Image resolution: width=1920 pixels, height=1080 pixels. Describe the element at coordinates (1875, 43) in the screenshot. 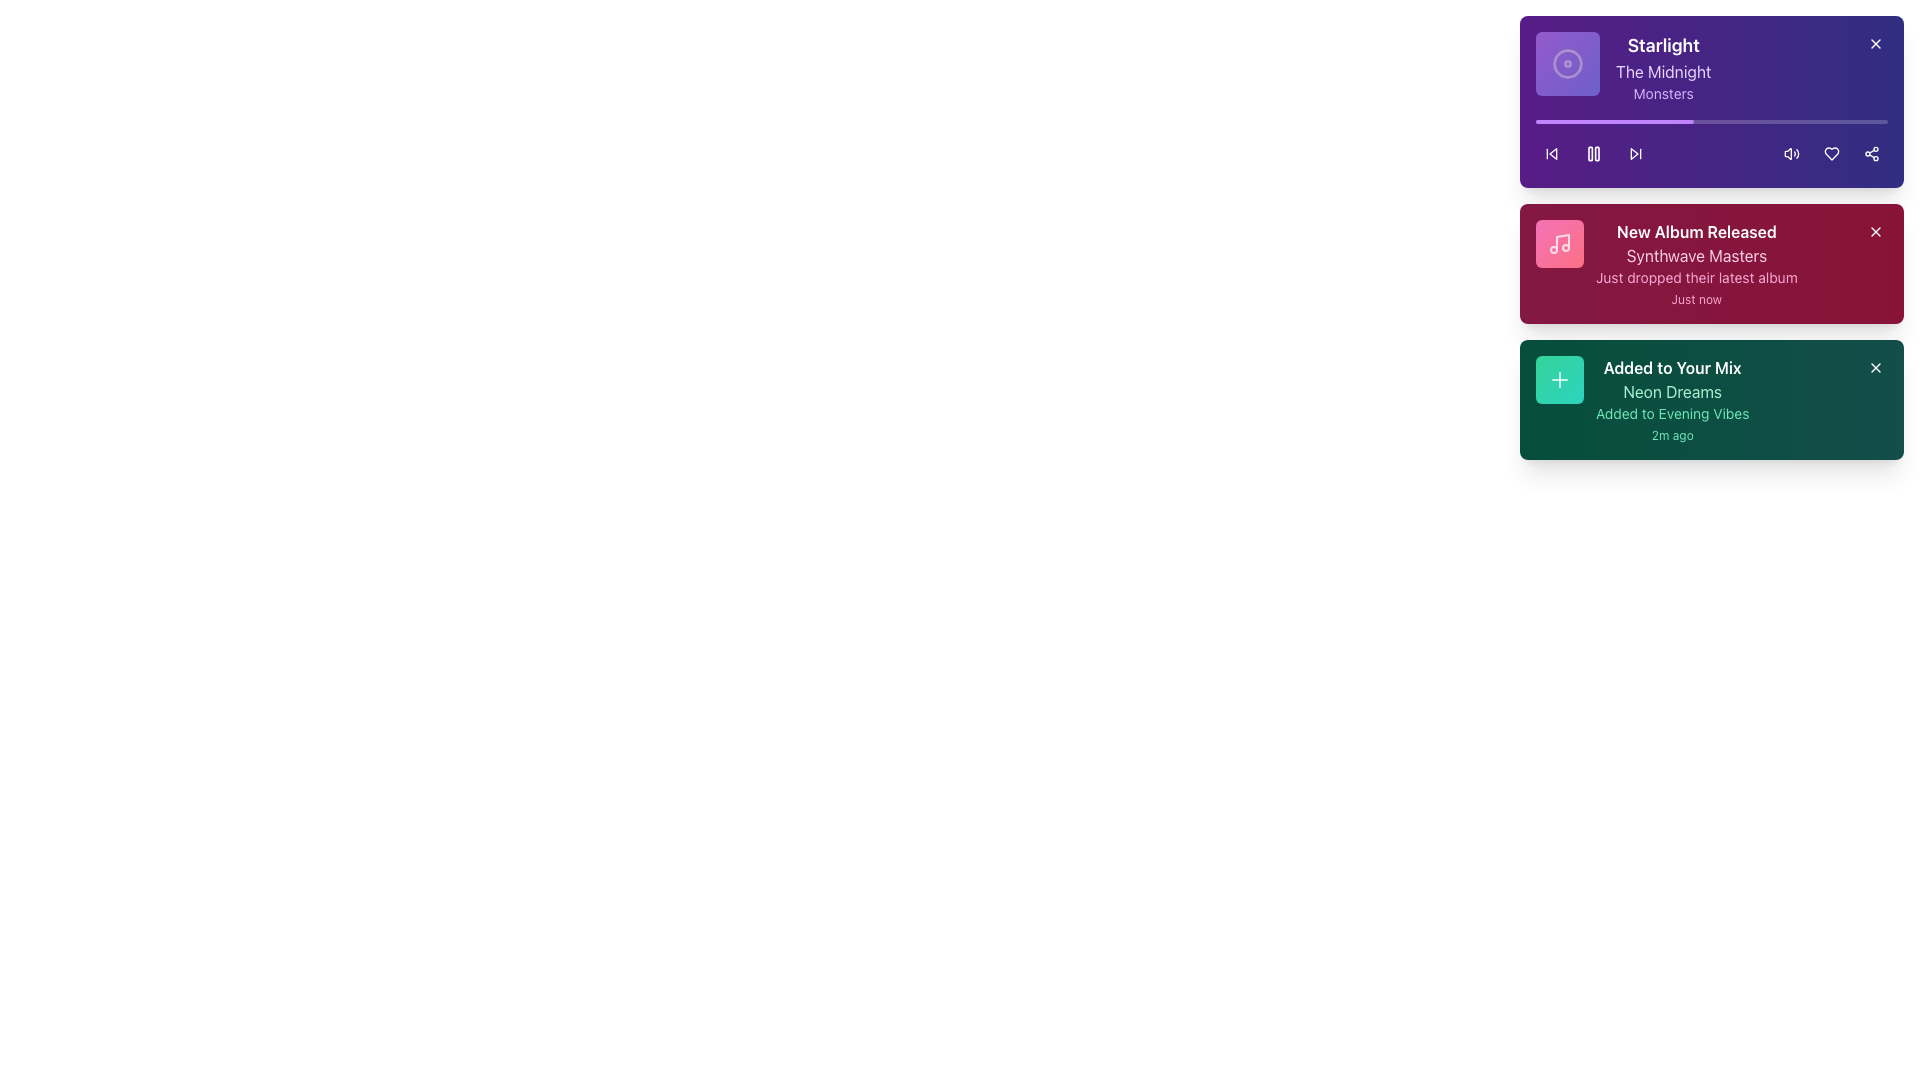

I see `the dismiss button located in the top-right corner of the card displaying the track 'Starlight' by 'The Midnight'` at that location.